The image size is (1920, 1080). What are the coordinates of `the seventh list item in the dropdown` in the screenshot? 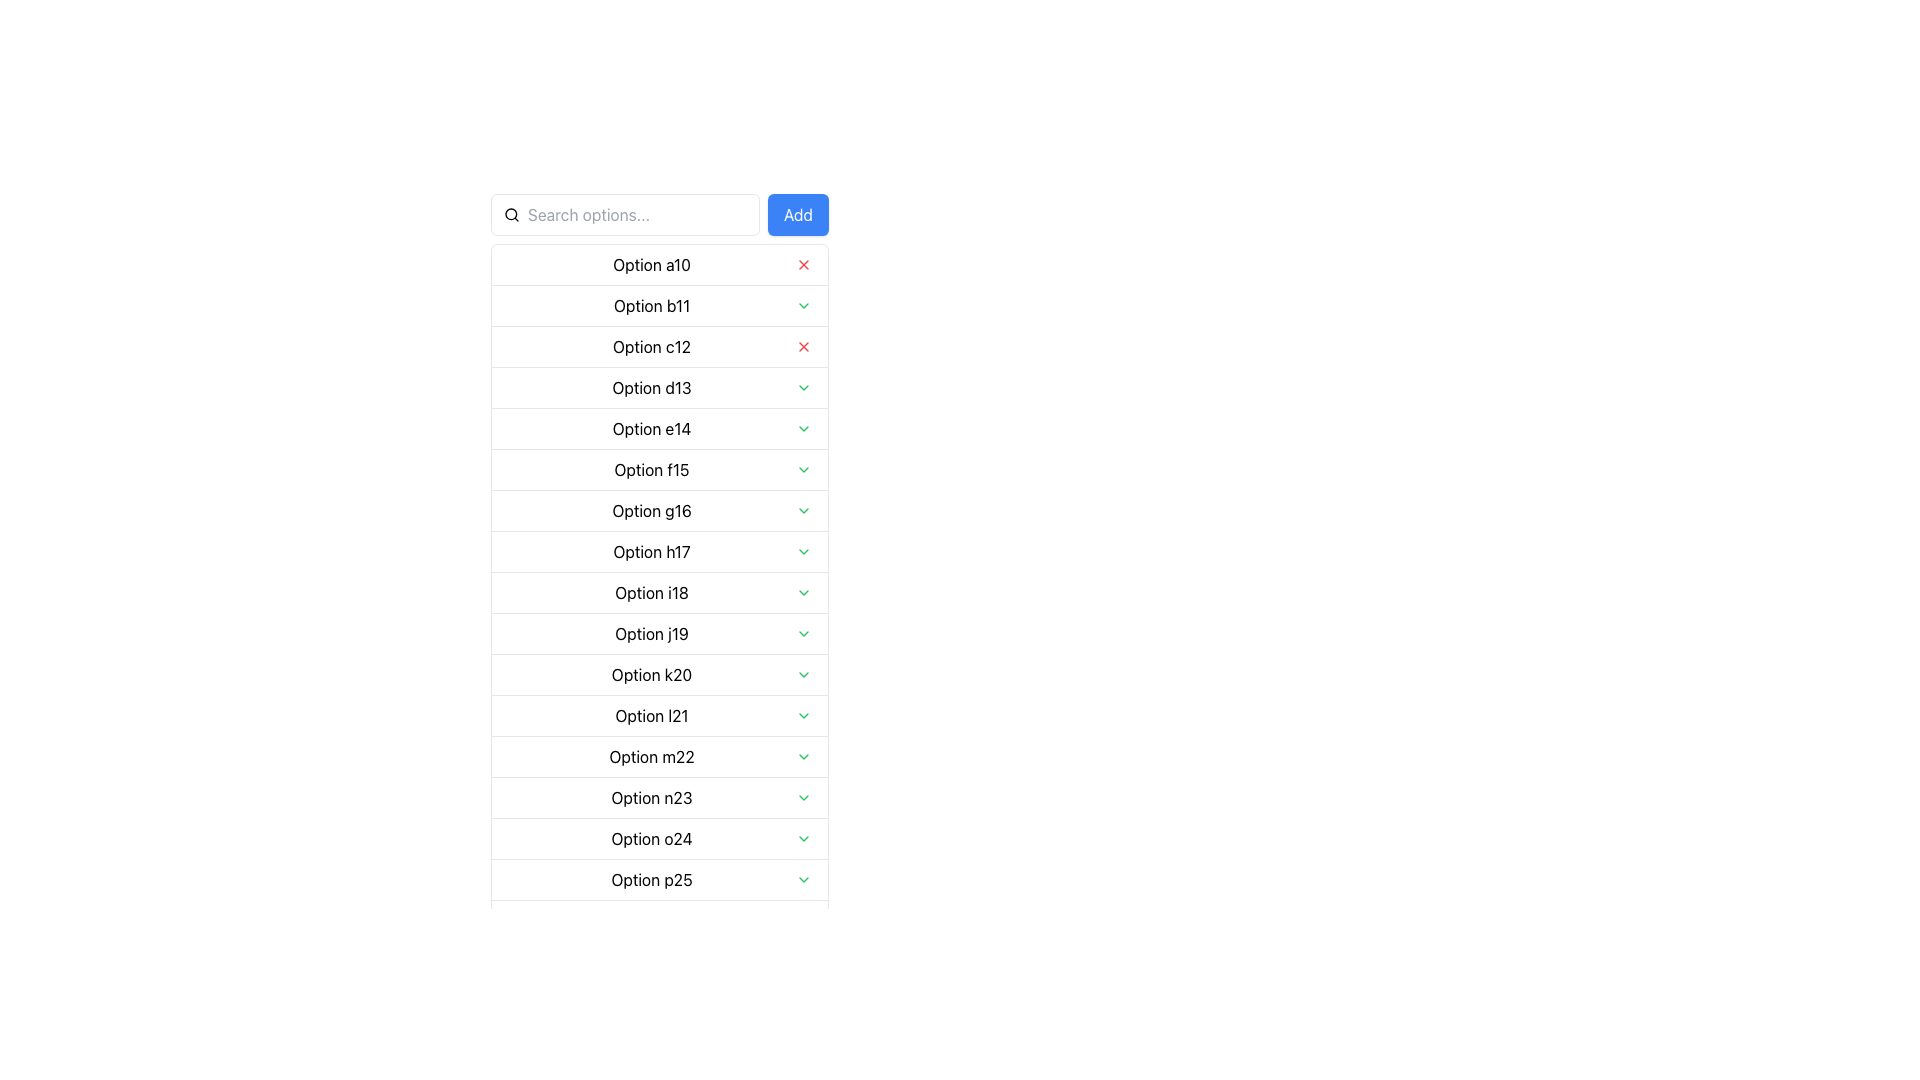 It's located at (660, 508).